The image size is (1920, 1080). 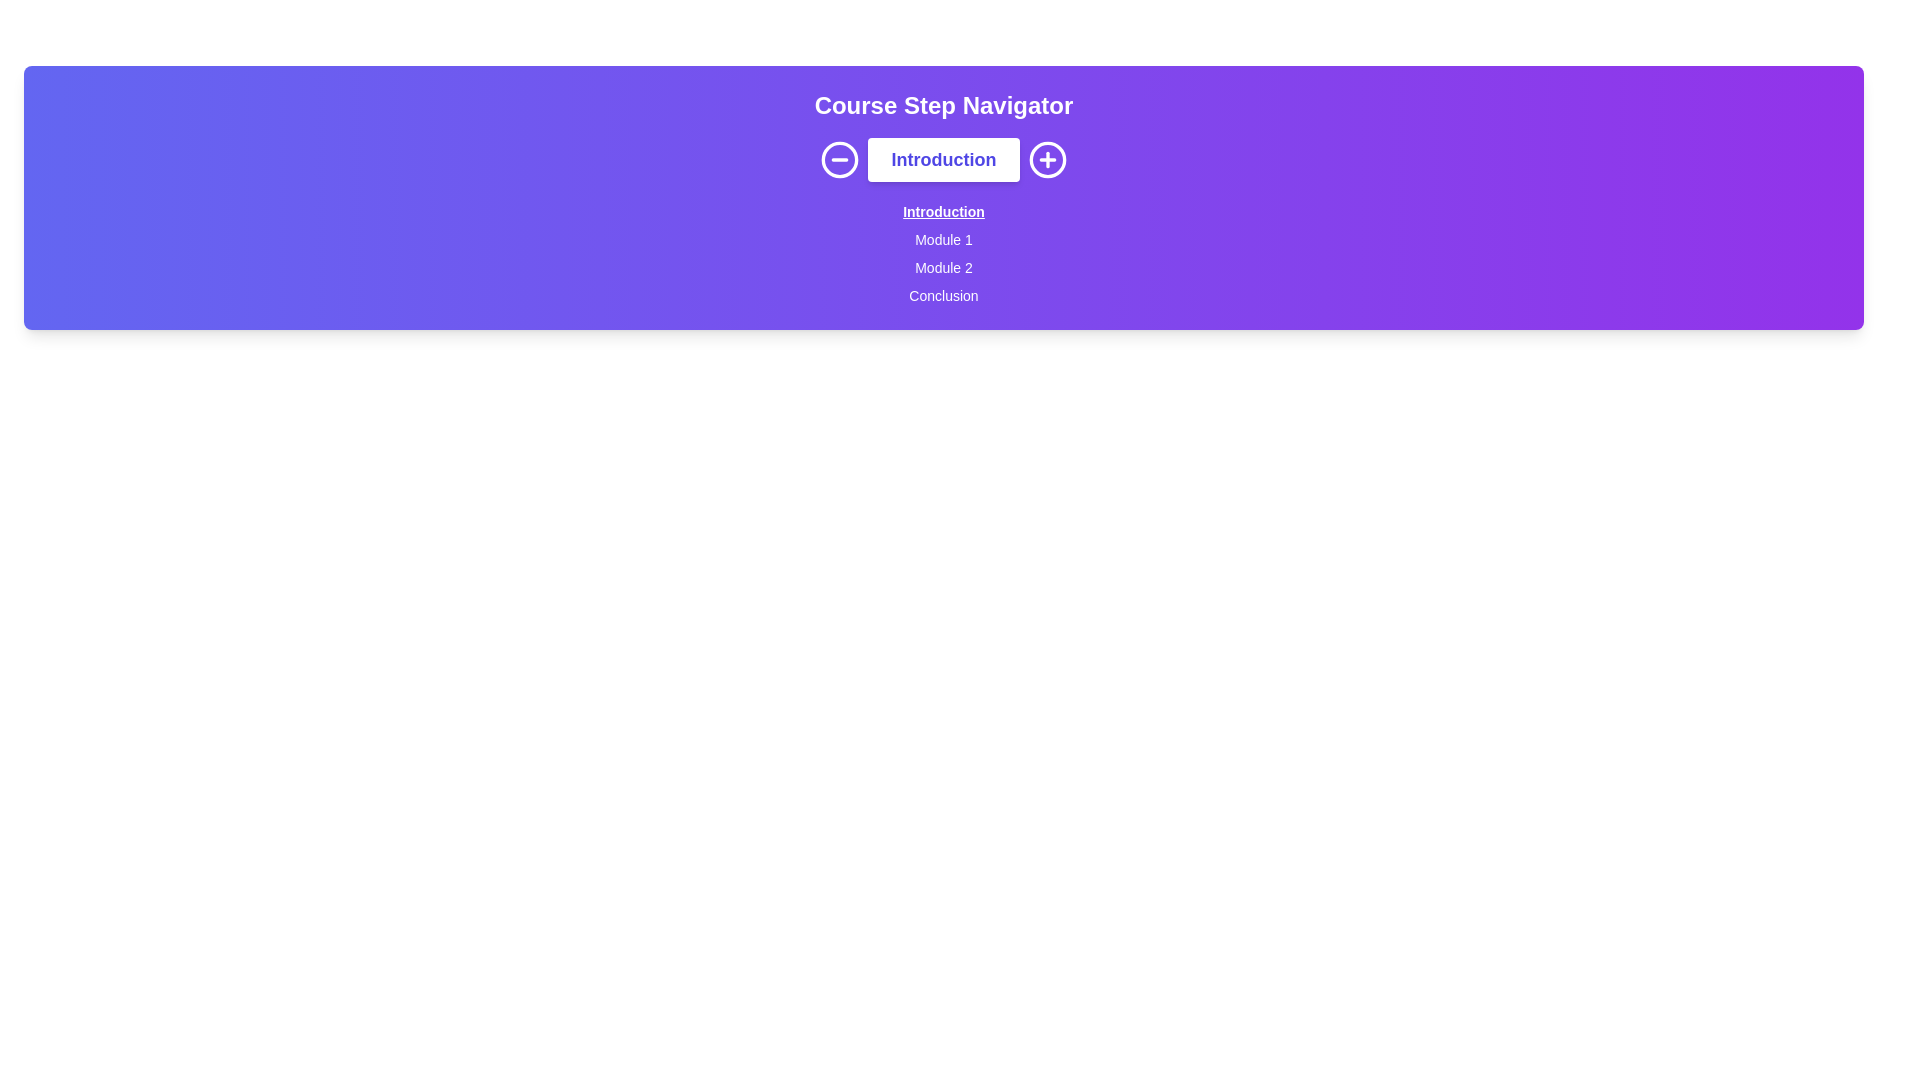 I want to click on the Text label that indicates the current topic or section in the step-based navigation interface, which is the first item in a vertical list under 'Course Step Navigator', so click(x=943, y=208).